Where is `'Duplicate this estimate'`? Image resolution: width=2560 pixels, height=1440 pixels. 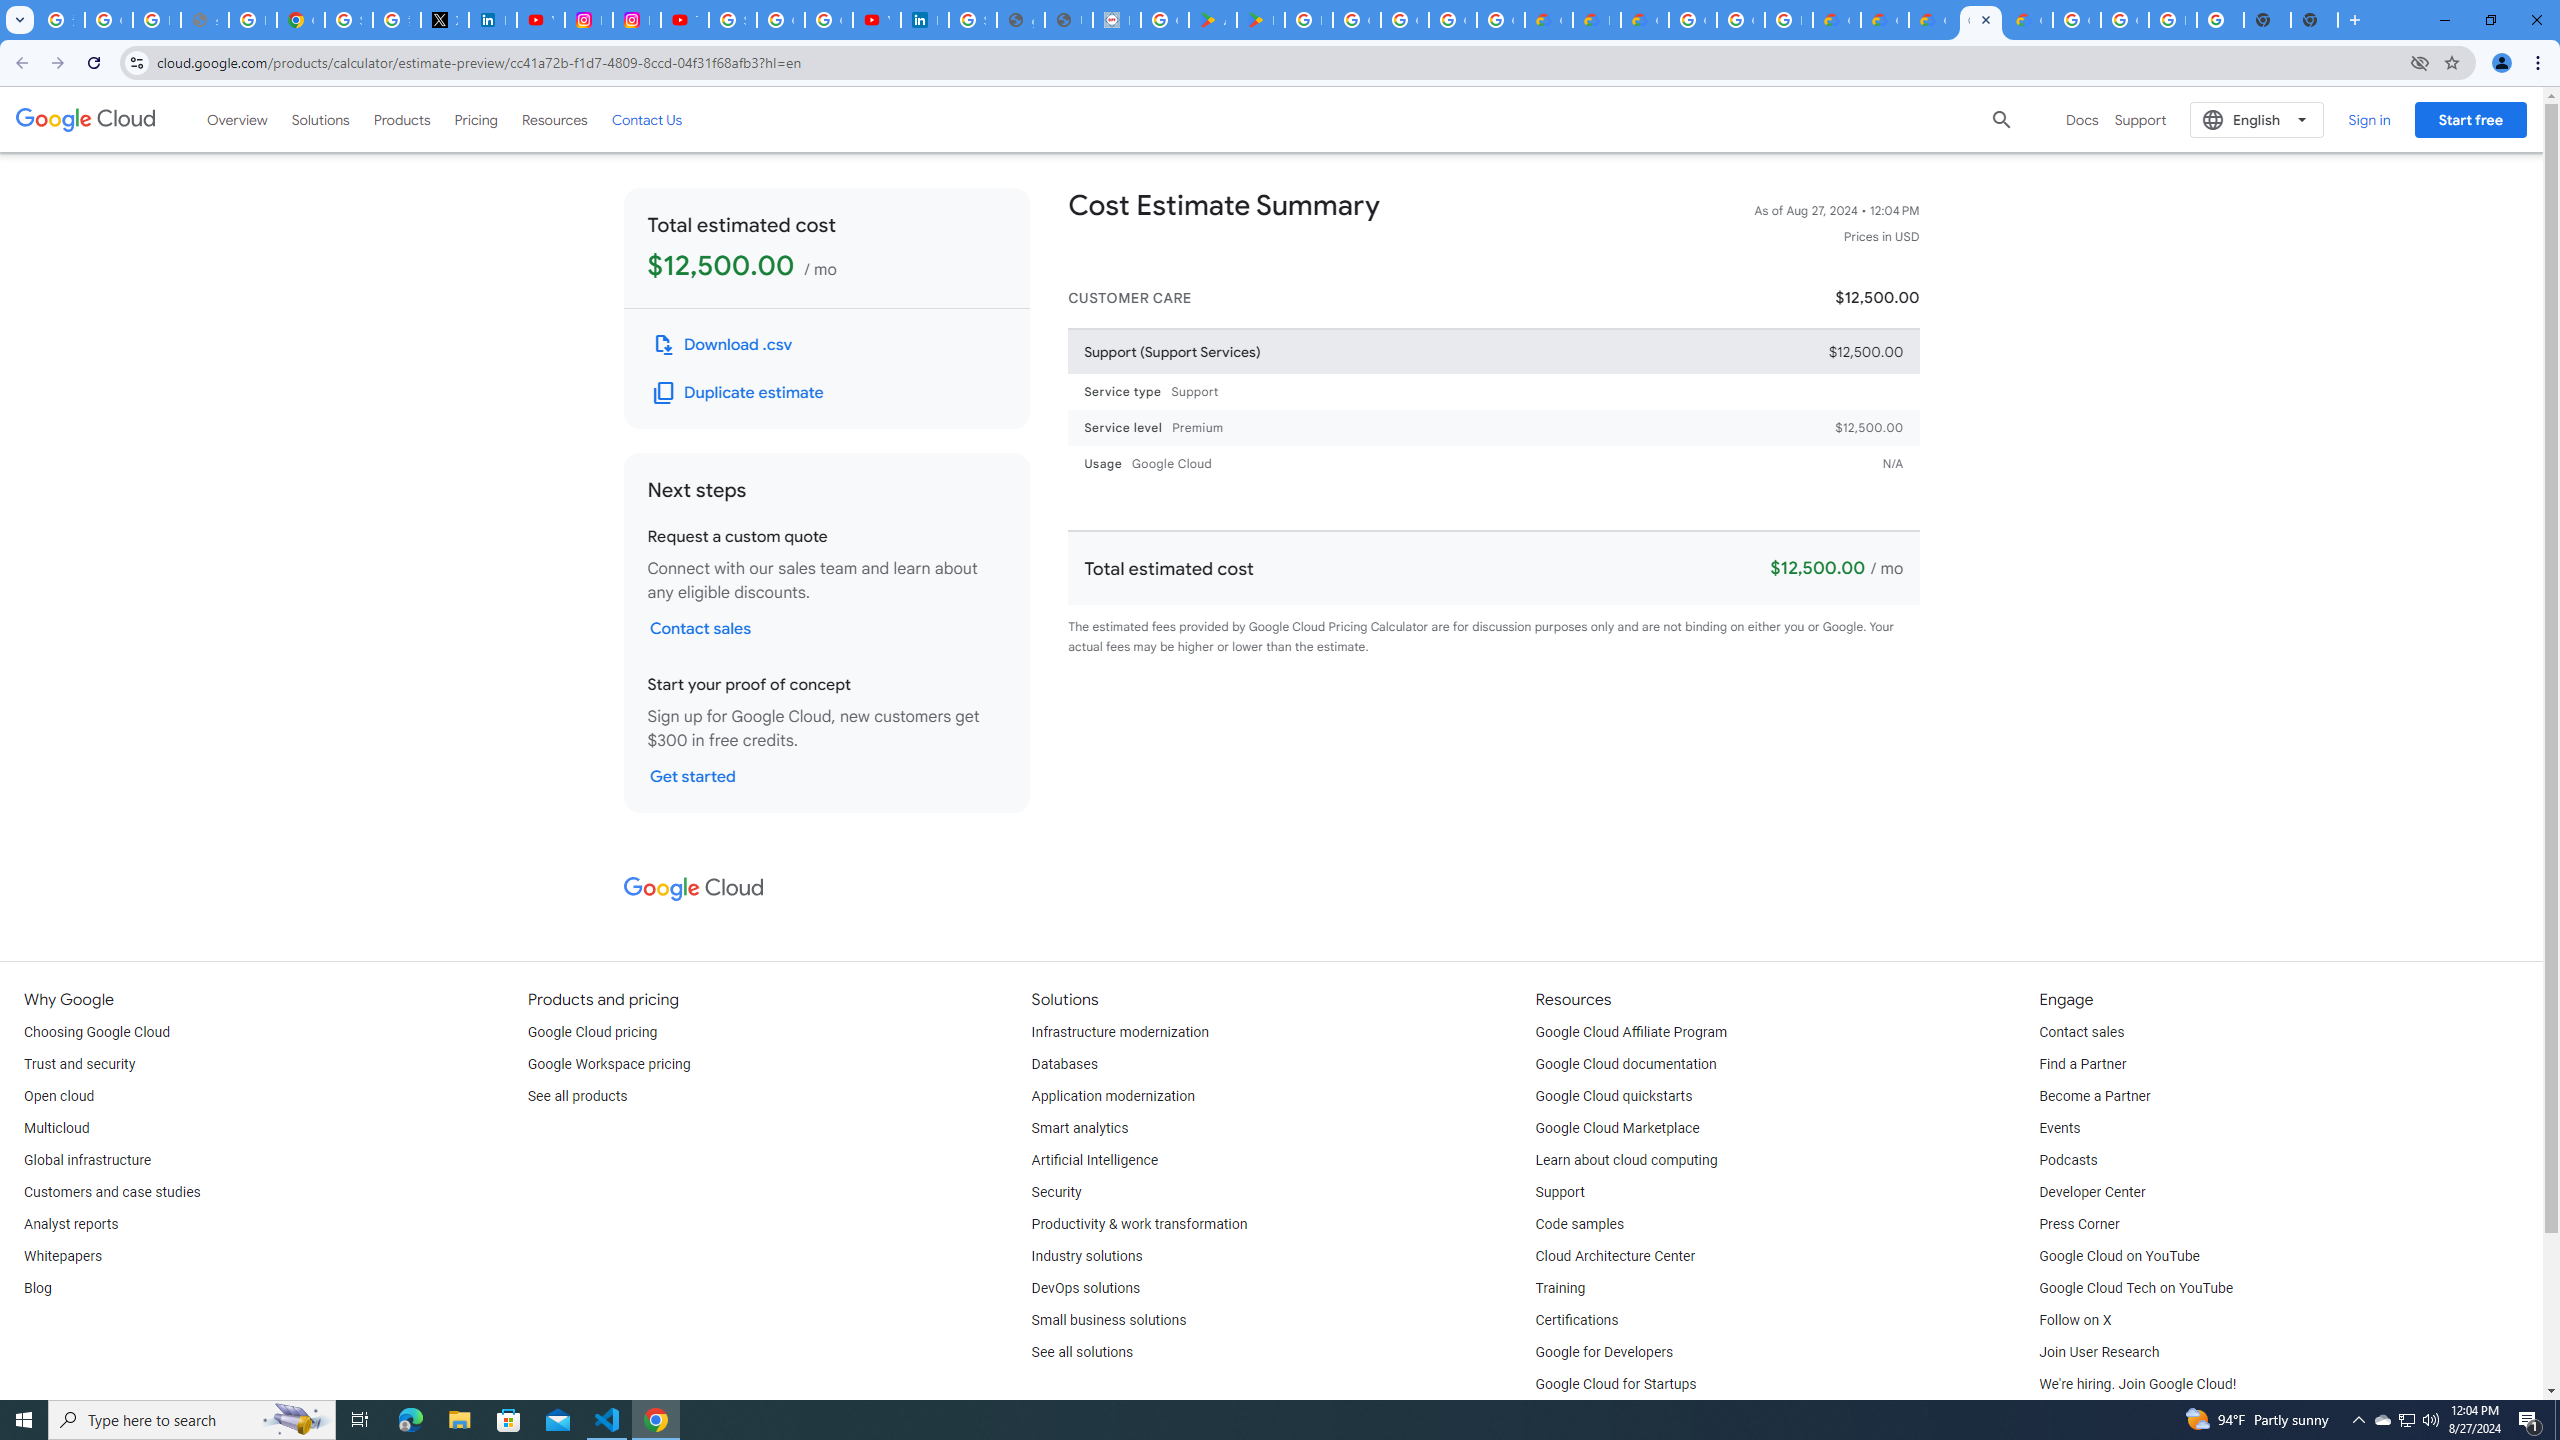
'Duplicate this estimate' is located at coordinates (738, 392).